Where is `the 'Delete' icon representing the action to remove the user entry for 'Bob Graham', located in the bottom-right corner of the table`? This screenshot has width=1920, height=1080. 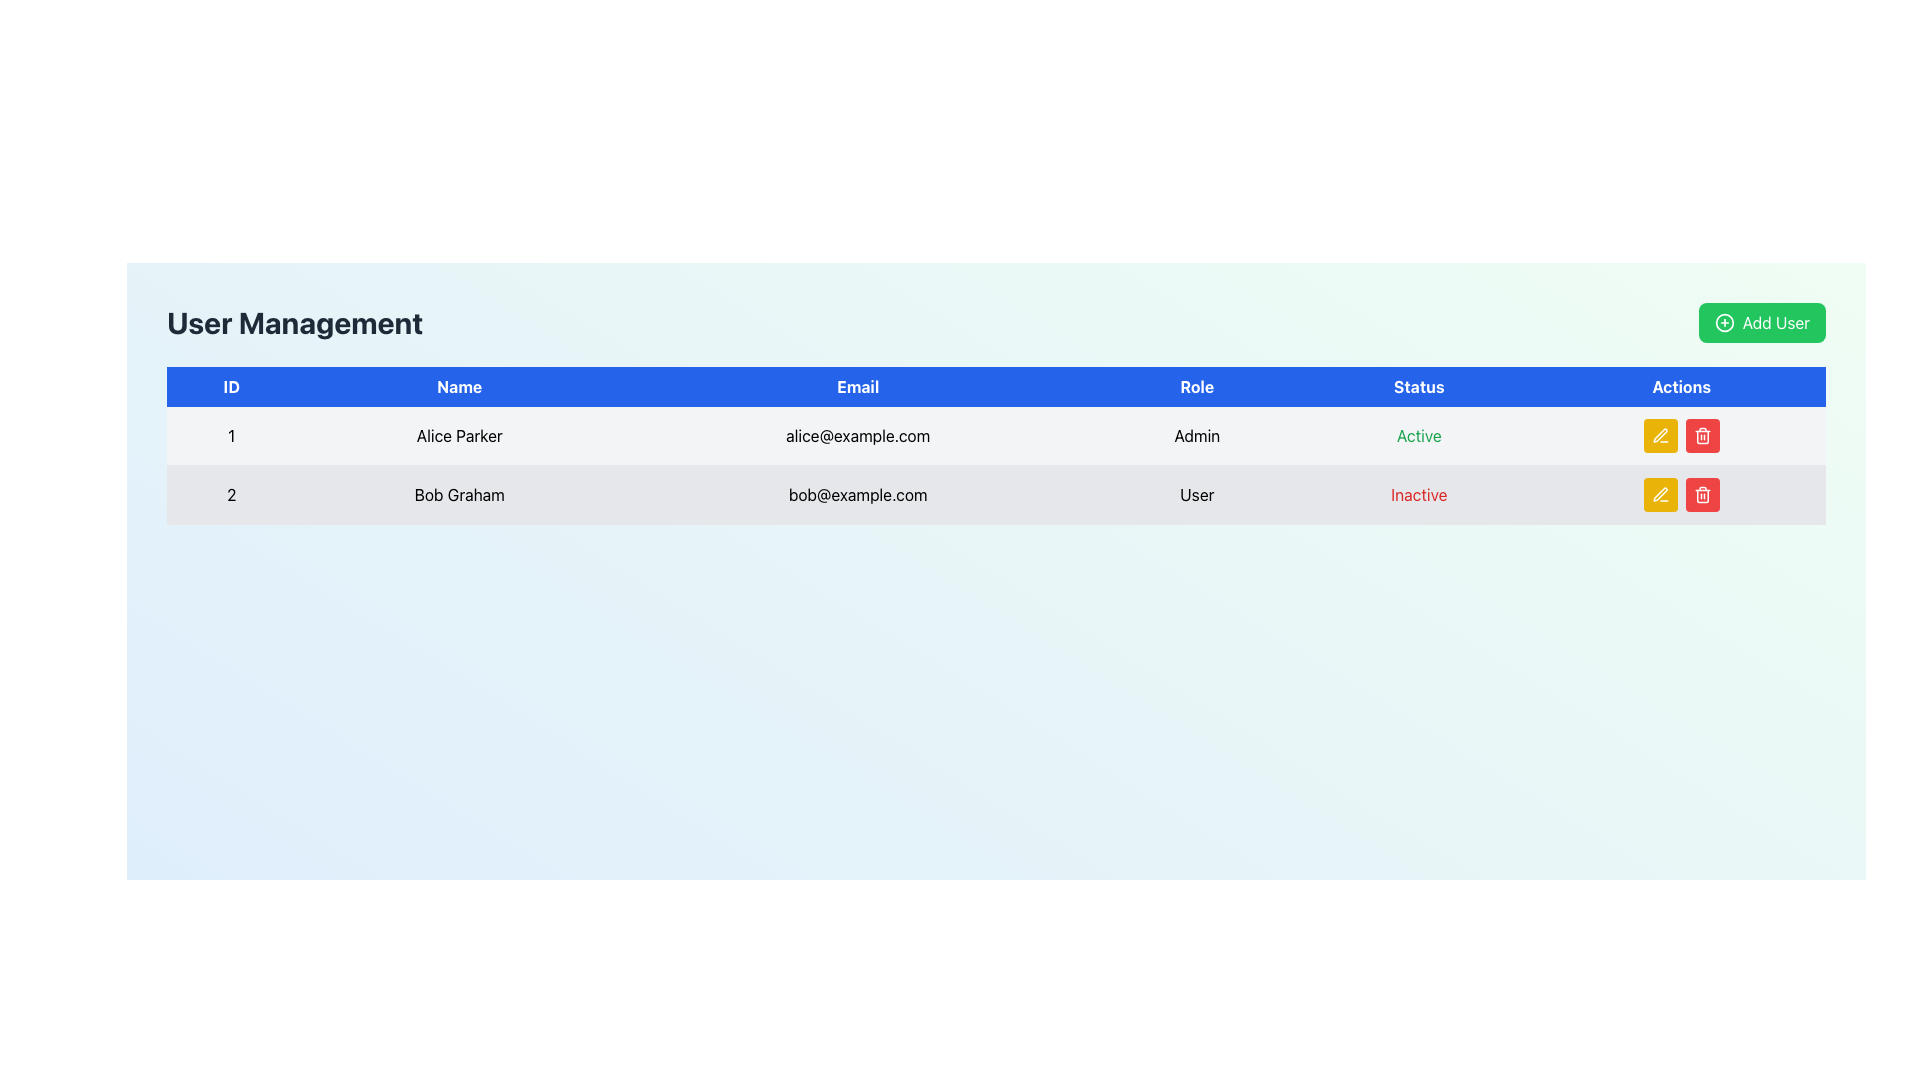
the 'Delete' icon representing the action to remove the user entry for 'Bob Graham', located in the bottom-right corner of the table is located at coordinates (1701, 436).